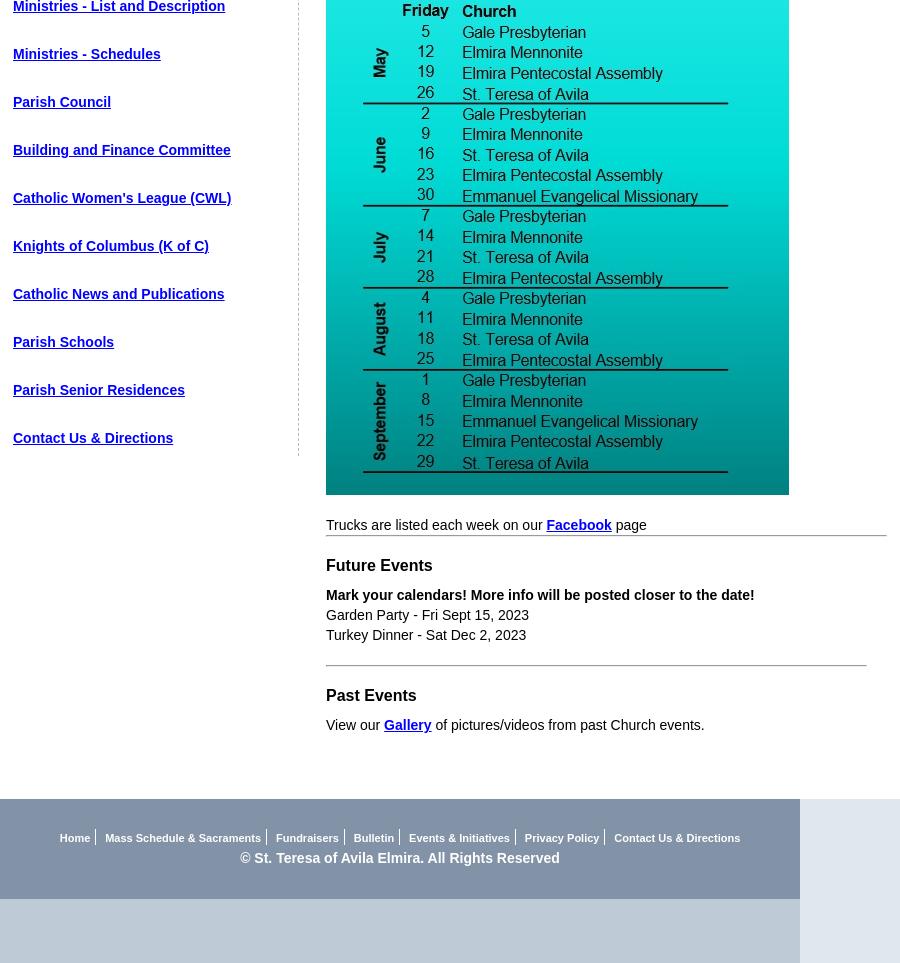  Describe the element at coordinates (324, 613) in the screenshot. I see `'Garden Party - Fri Sept 15, 2023'` at that location.